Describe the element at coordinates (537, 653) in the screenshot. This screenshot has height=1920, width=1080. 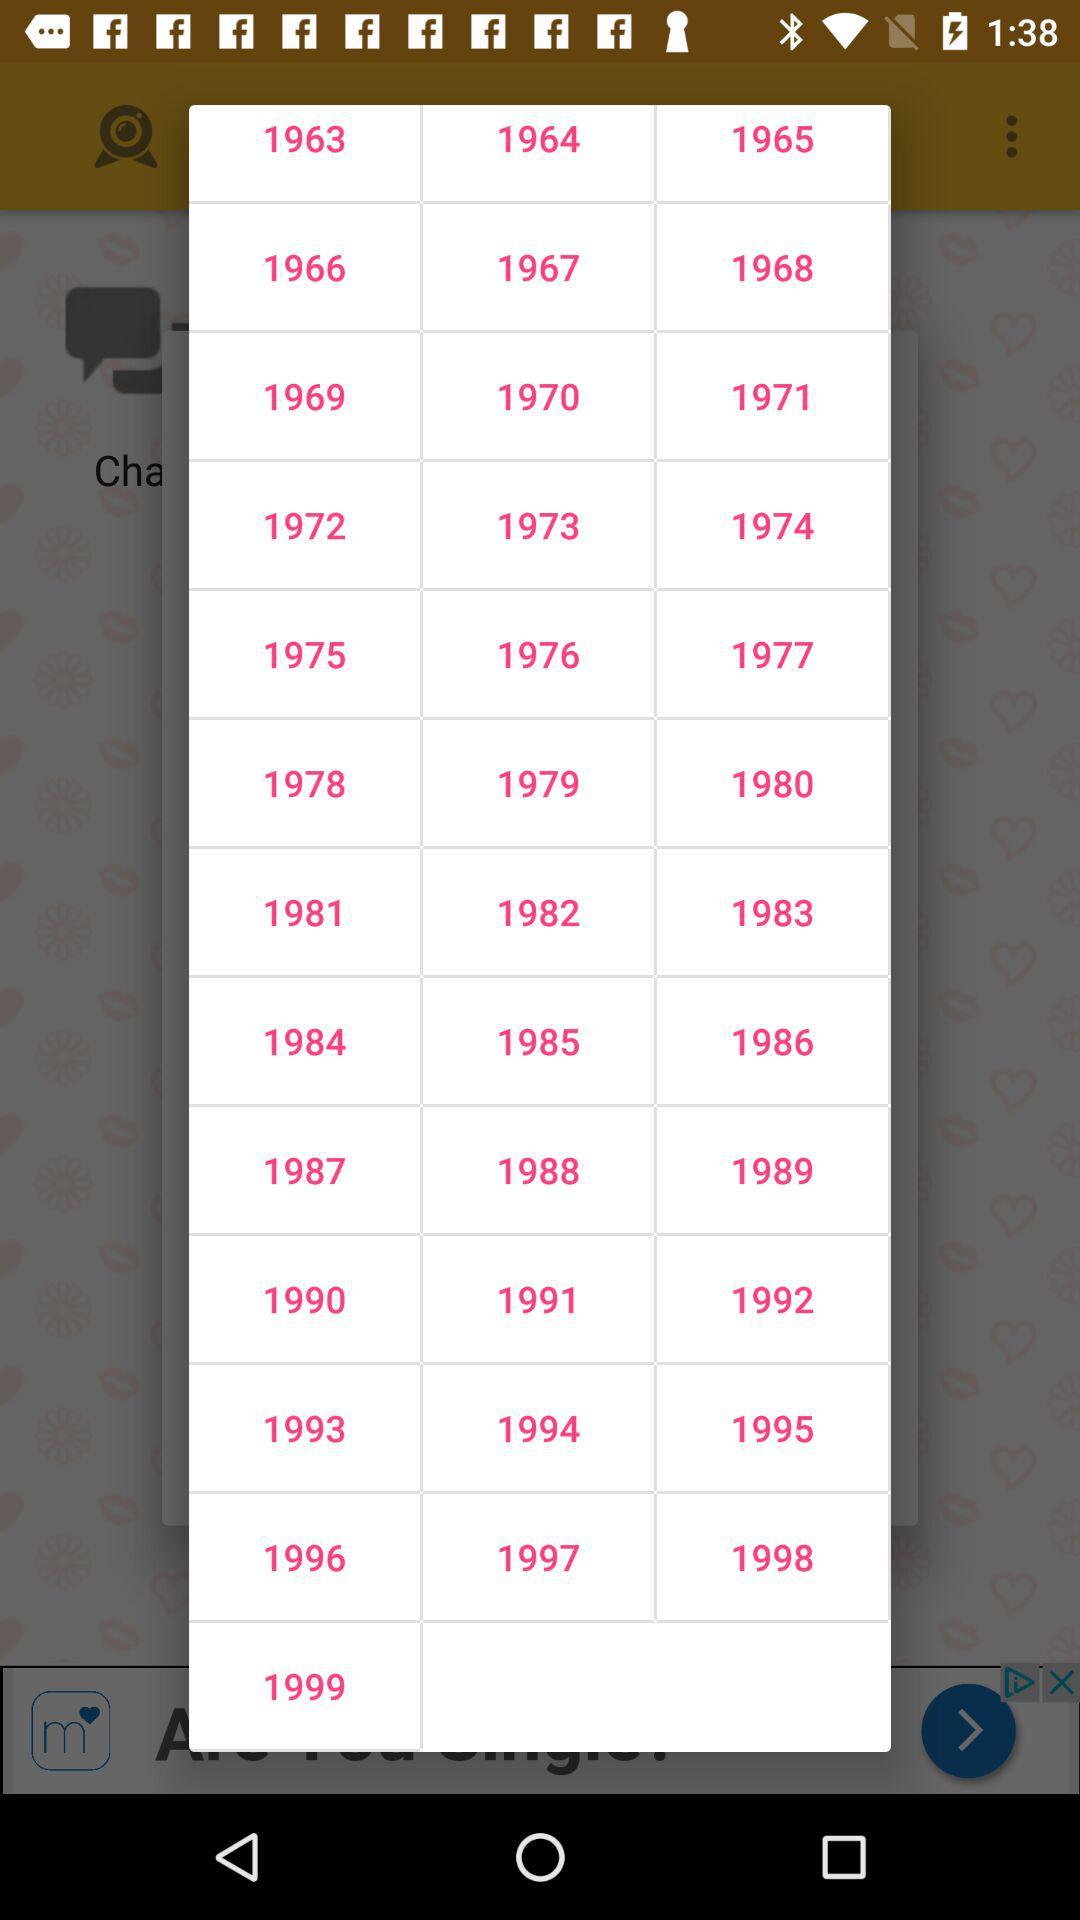
I see `the icon below the 1972` at that location.